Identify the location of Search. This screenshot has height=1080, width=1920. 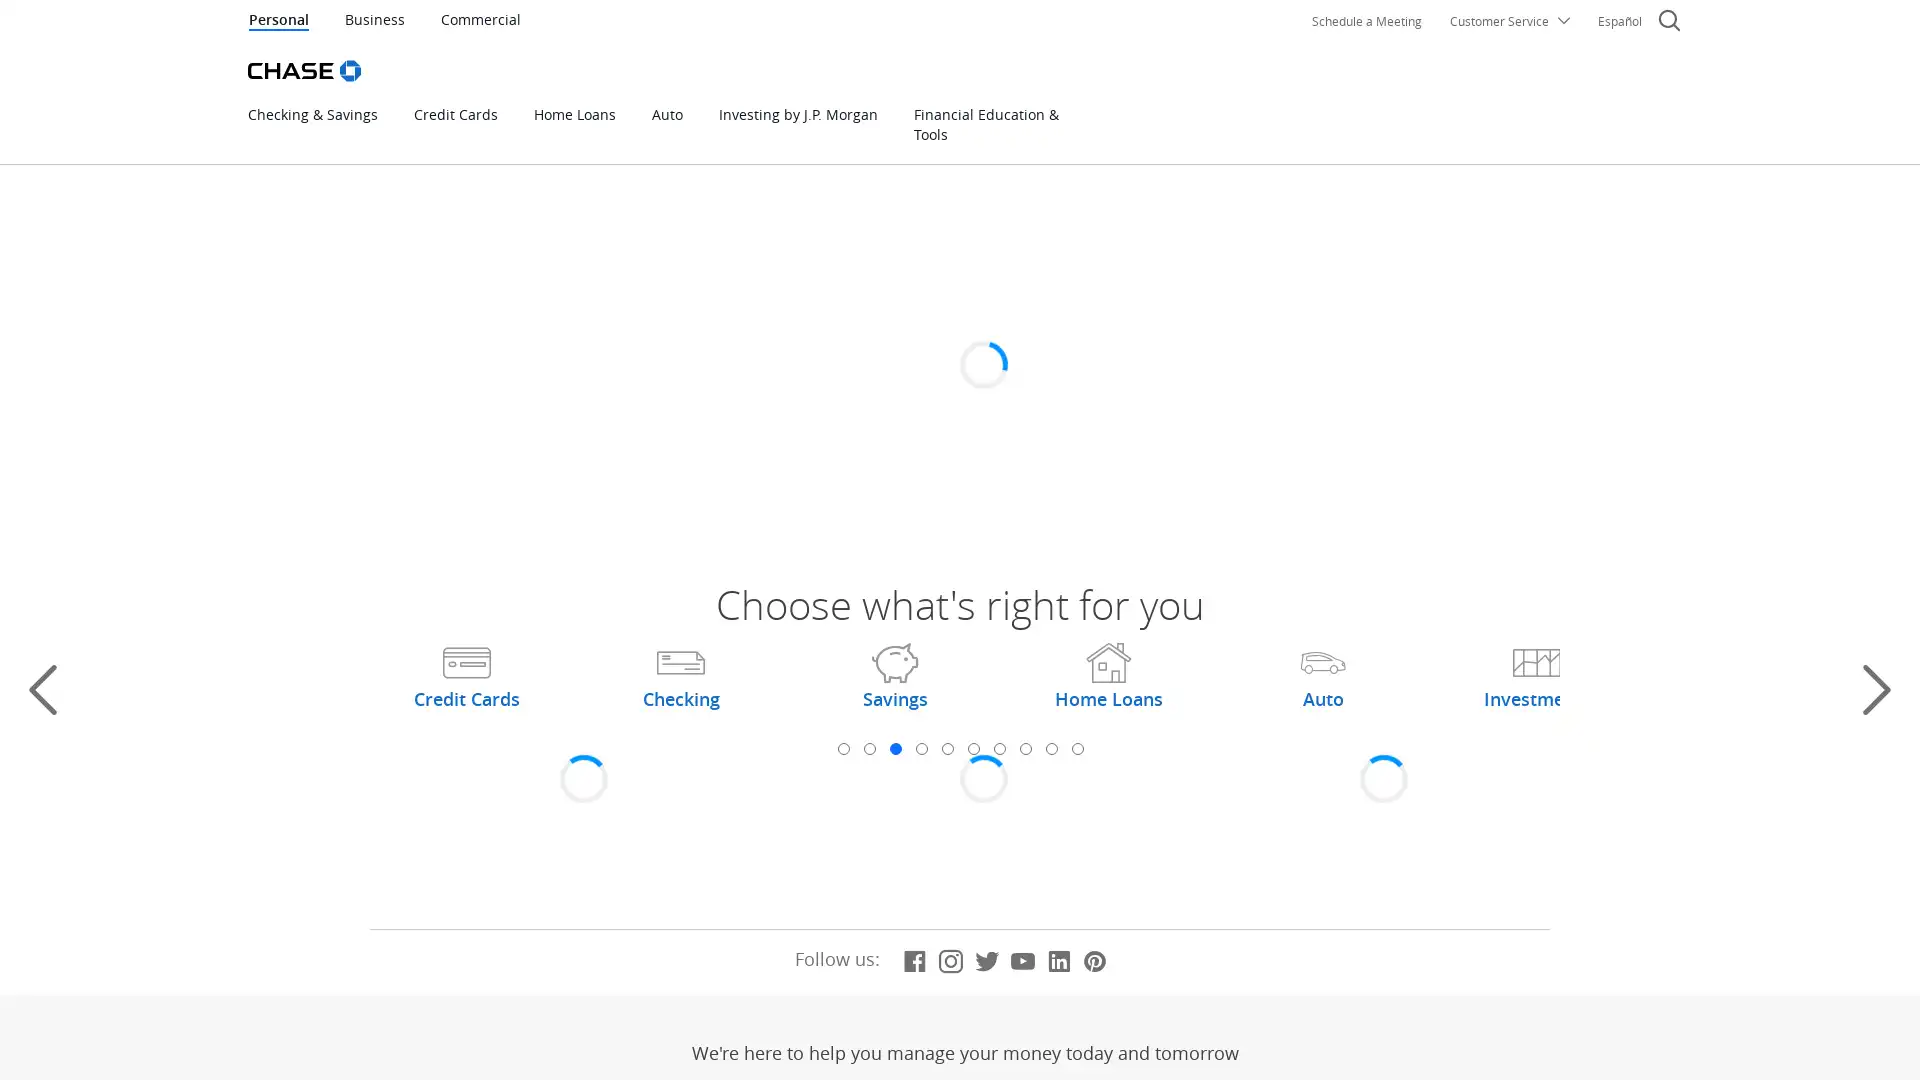
(1669, 23).